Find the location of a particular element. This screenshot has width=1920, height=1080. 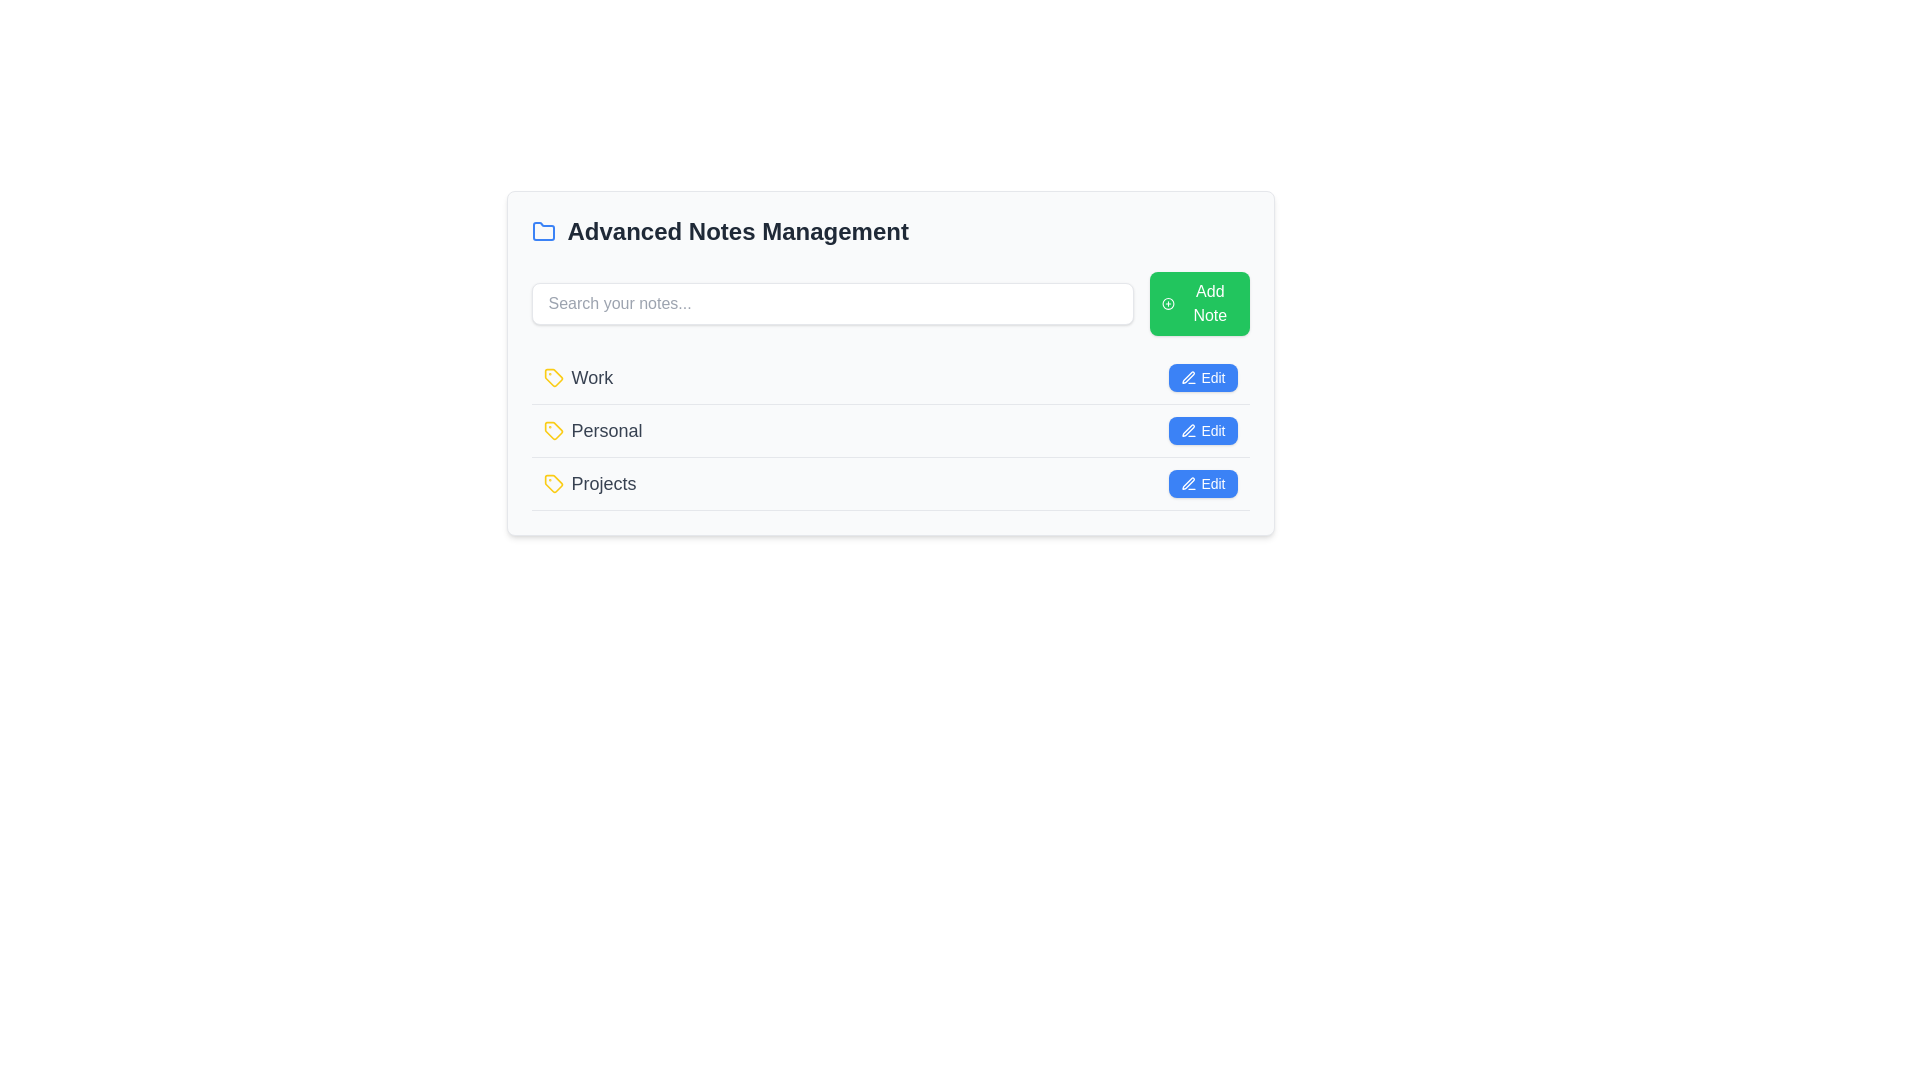

the 'Projects' category icon, which is represented by a tag icon and is located to the left of the 'Projects' label under the 'Advanced Notes Management' title is located at coordinates (553, 483).